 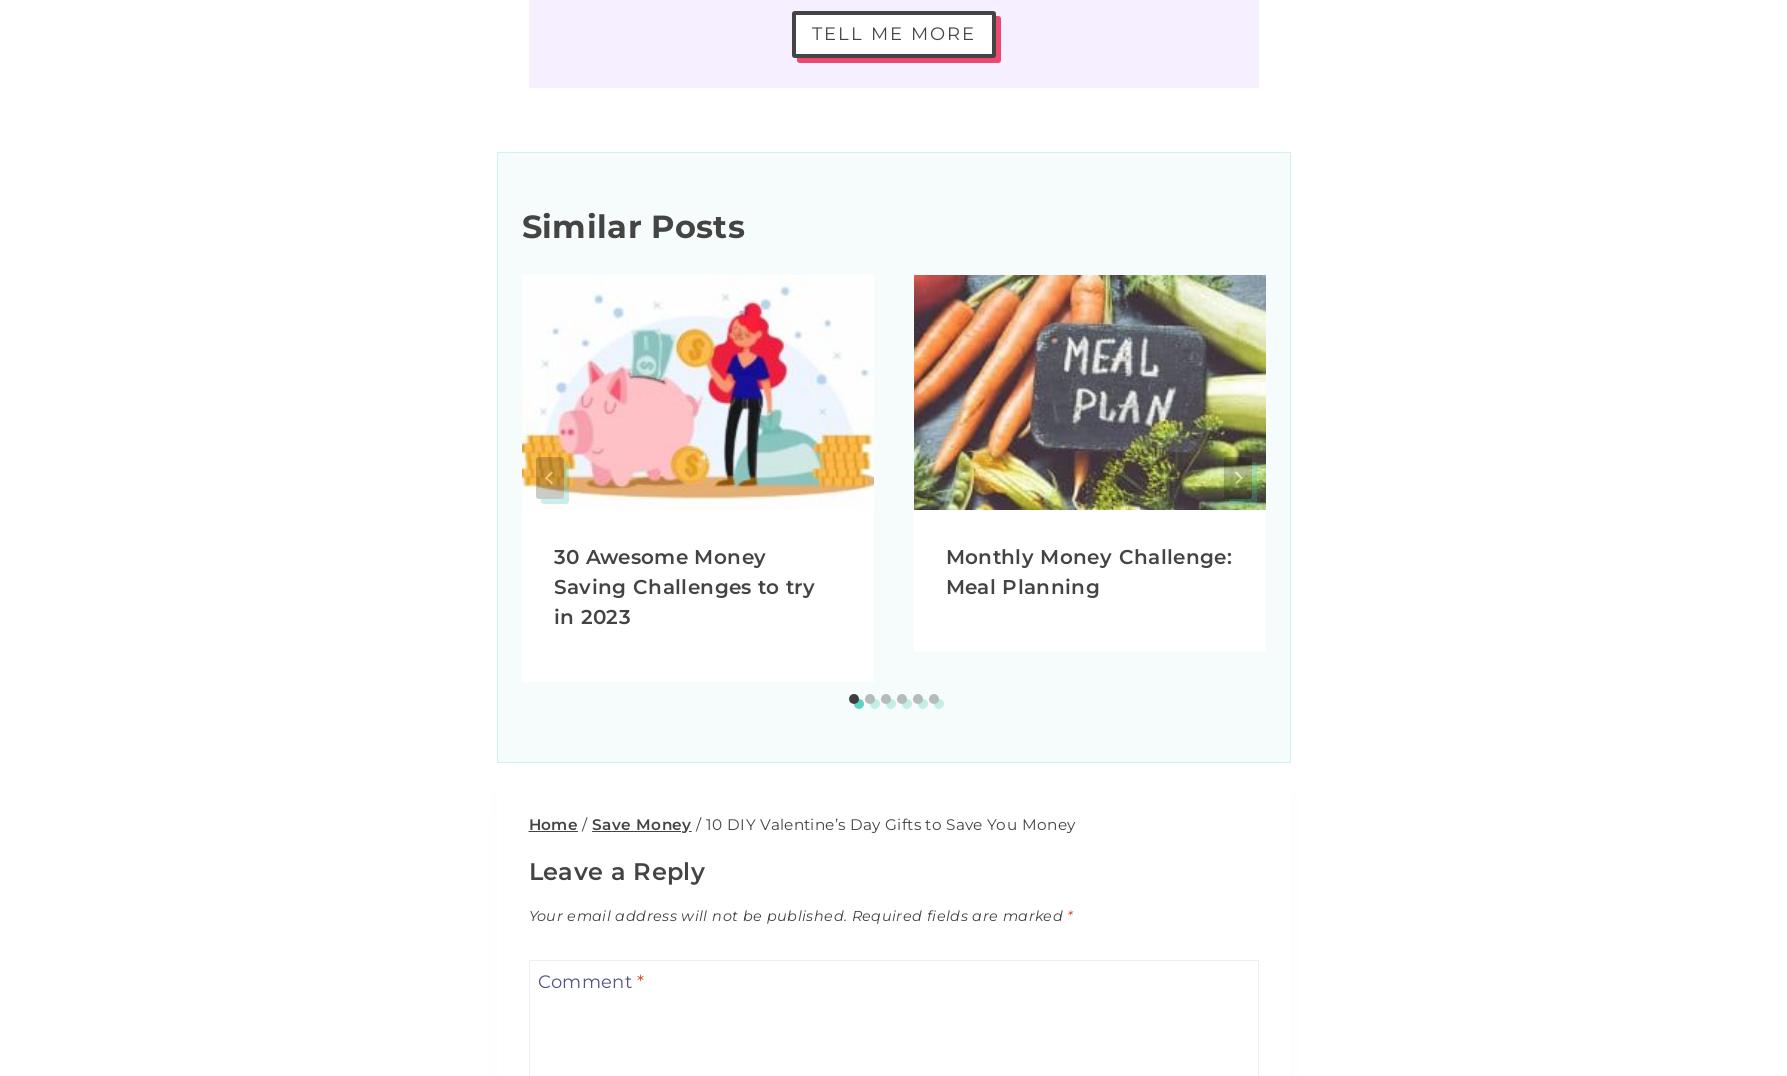 I want to click on 'Leave a Reply', so click(x=615, y=871).